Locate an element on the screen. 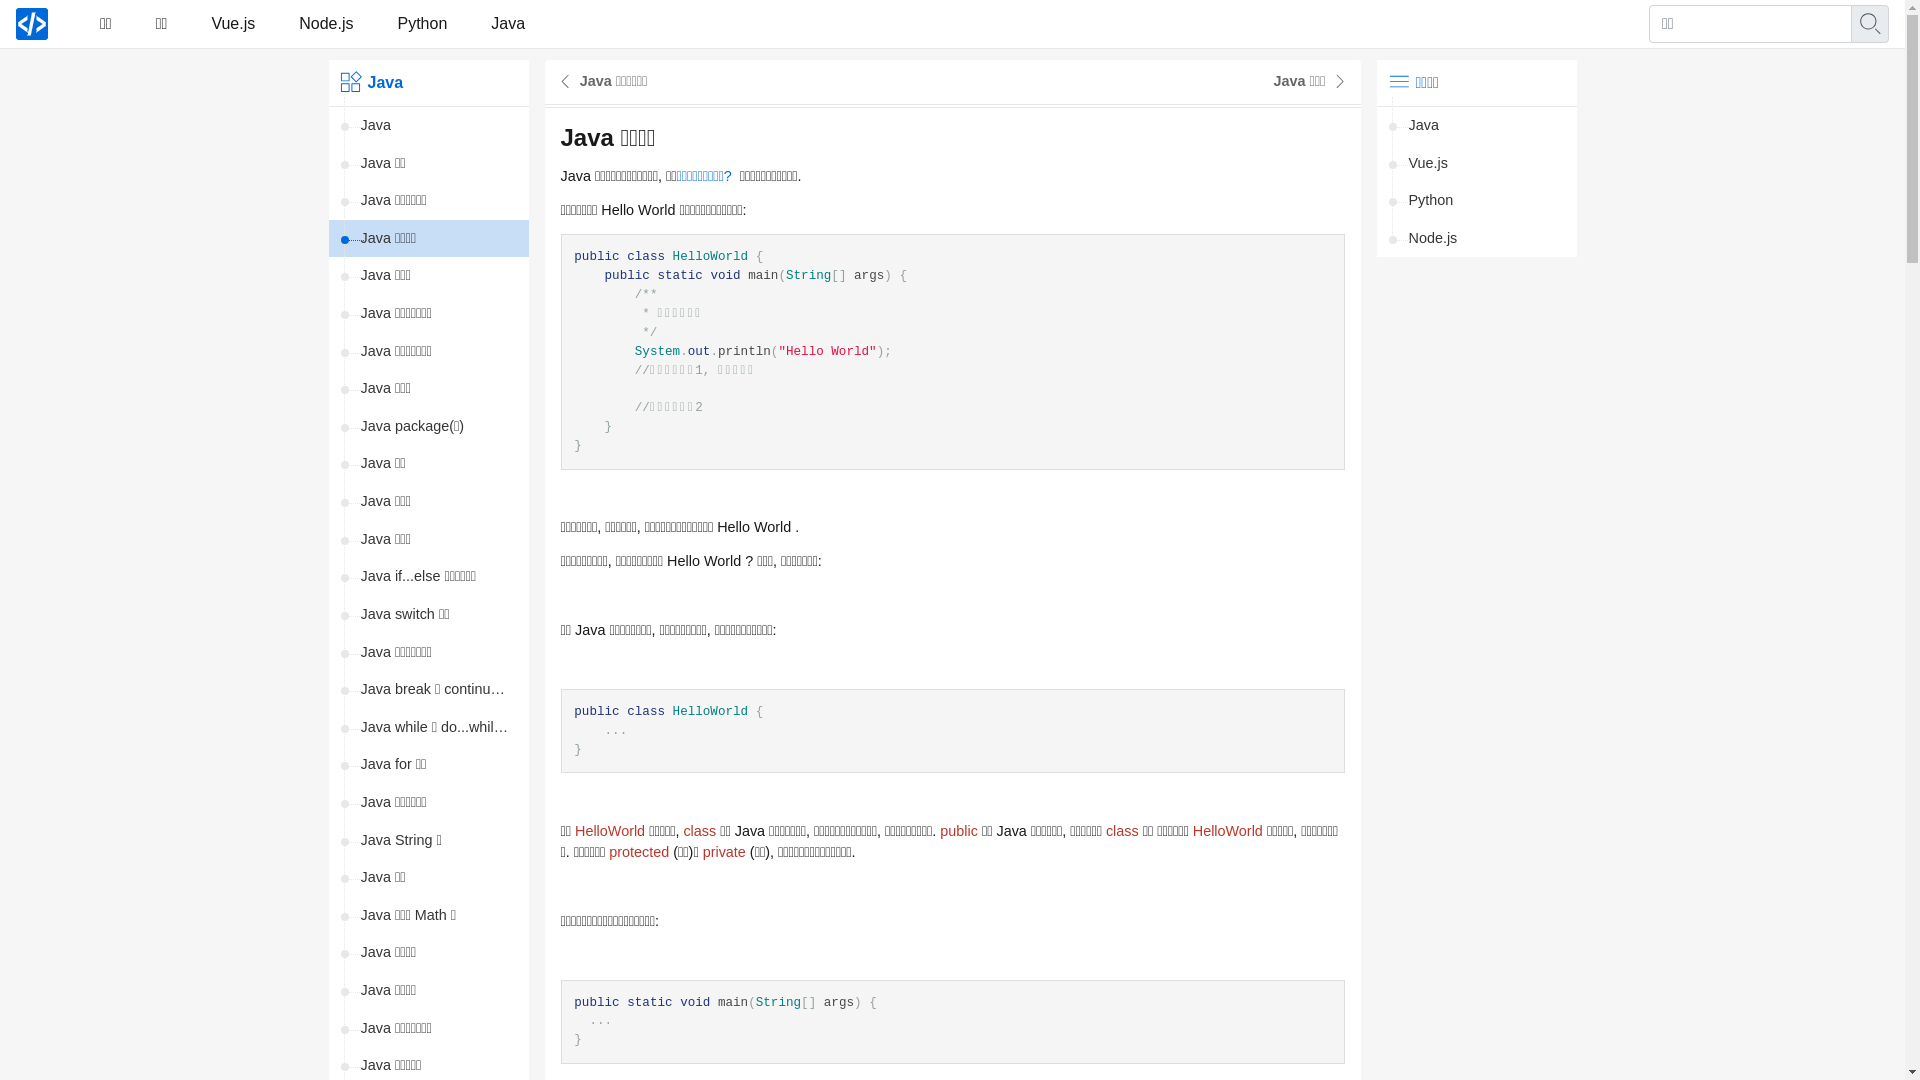 This screenshot has width=1920, height=1080. 'Vue.js' is located at coordinates (191, 23).